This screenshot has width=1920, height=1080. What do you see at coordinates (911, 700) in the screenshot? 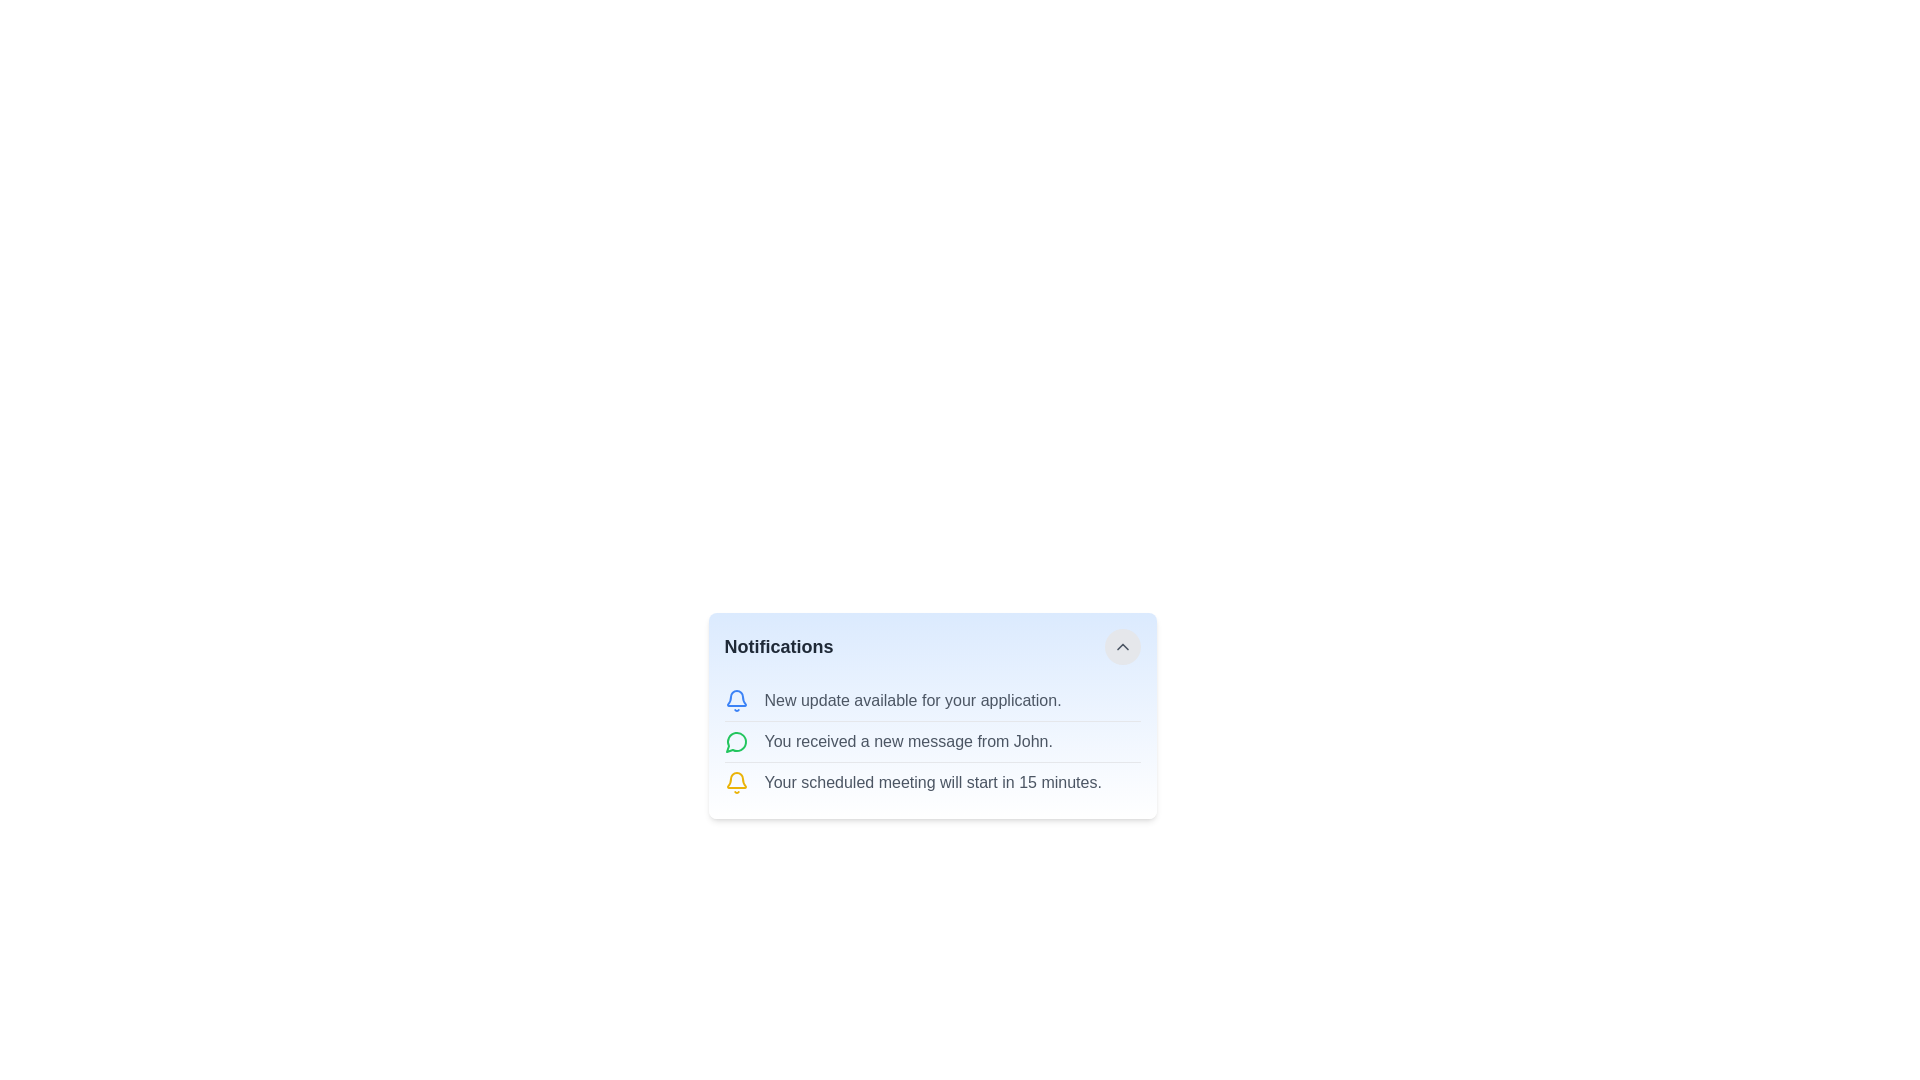
I see `the static text element that informs the user about the availability of a new update for the application, located adjacent to a blue bell icon on the left` at bounding box center [911, 700].